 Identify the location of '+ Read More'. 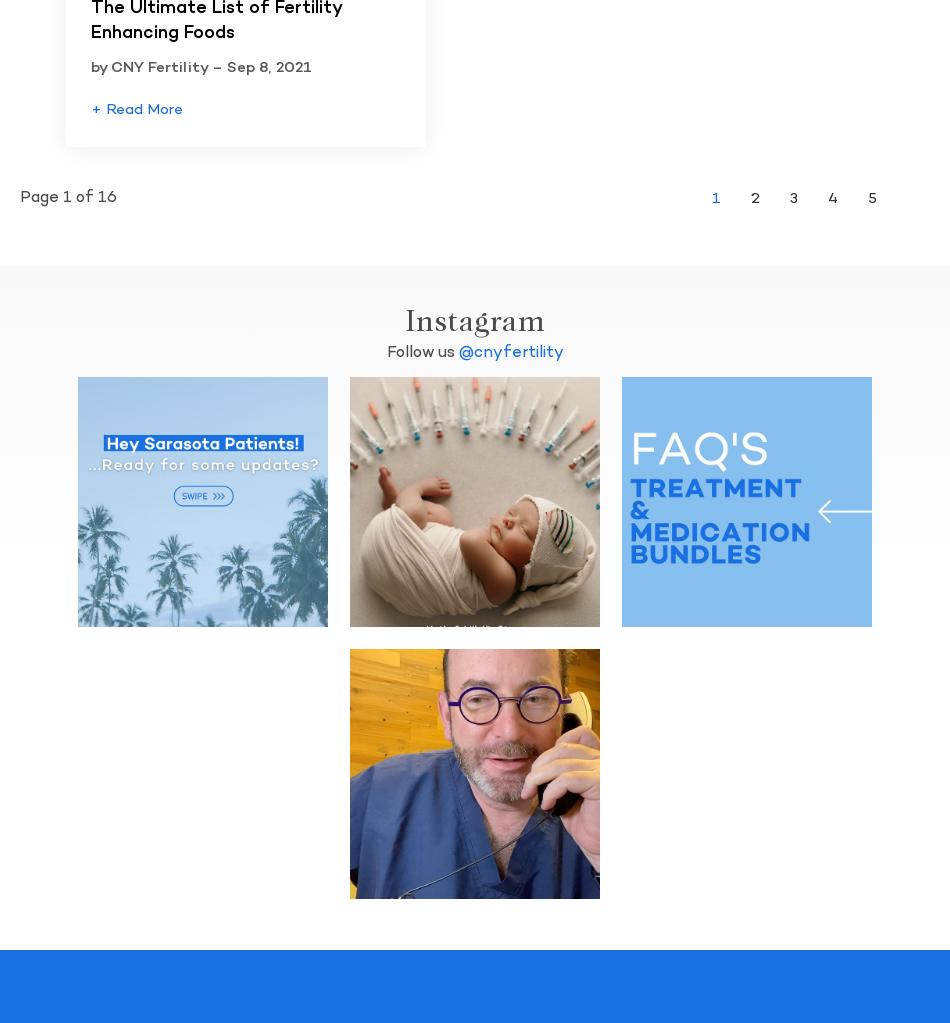
(89, 108).